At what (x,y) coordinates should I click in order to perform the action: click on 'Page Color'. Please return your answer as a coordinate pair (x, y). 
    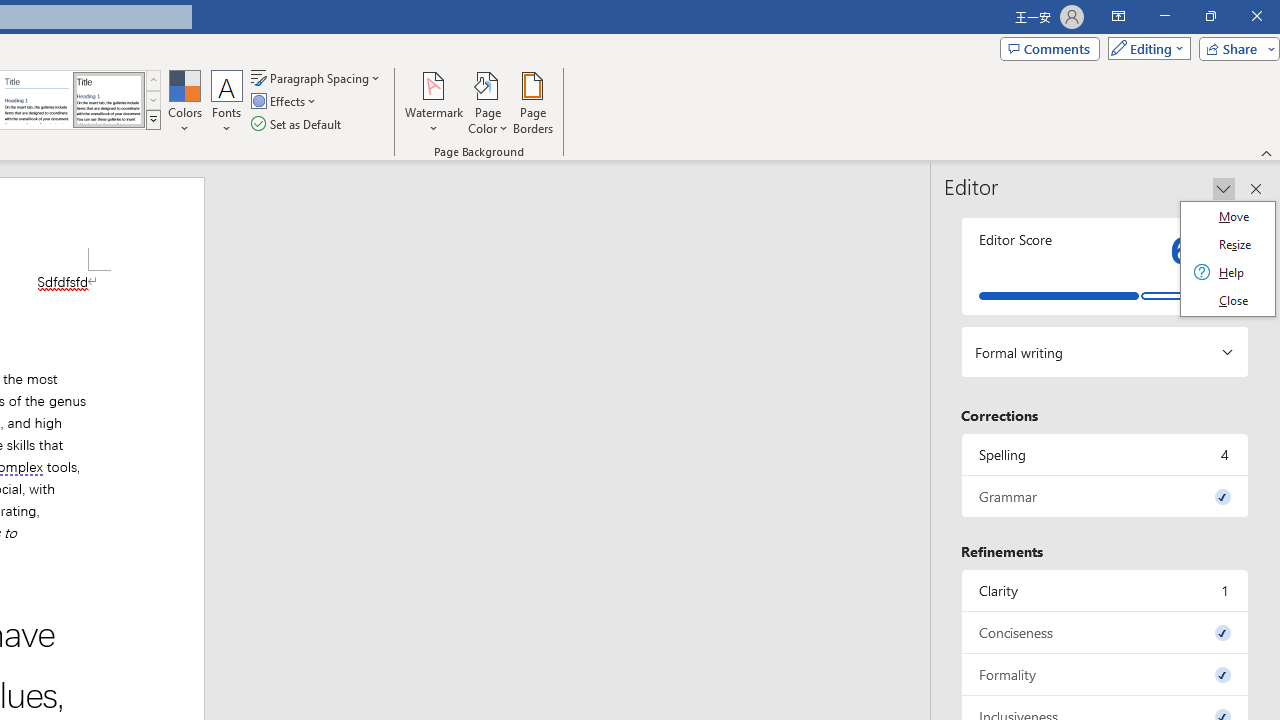
    Looking at the image, I should click on (488, 103).